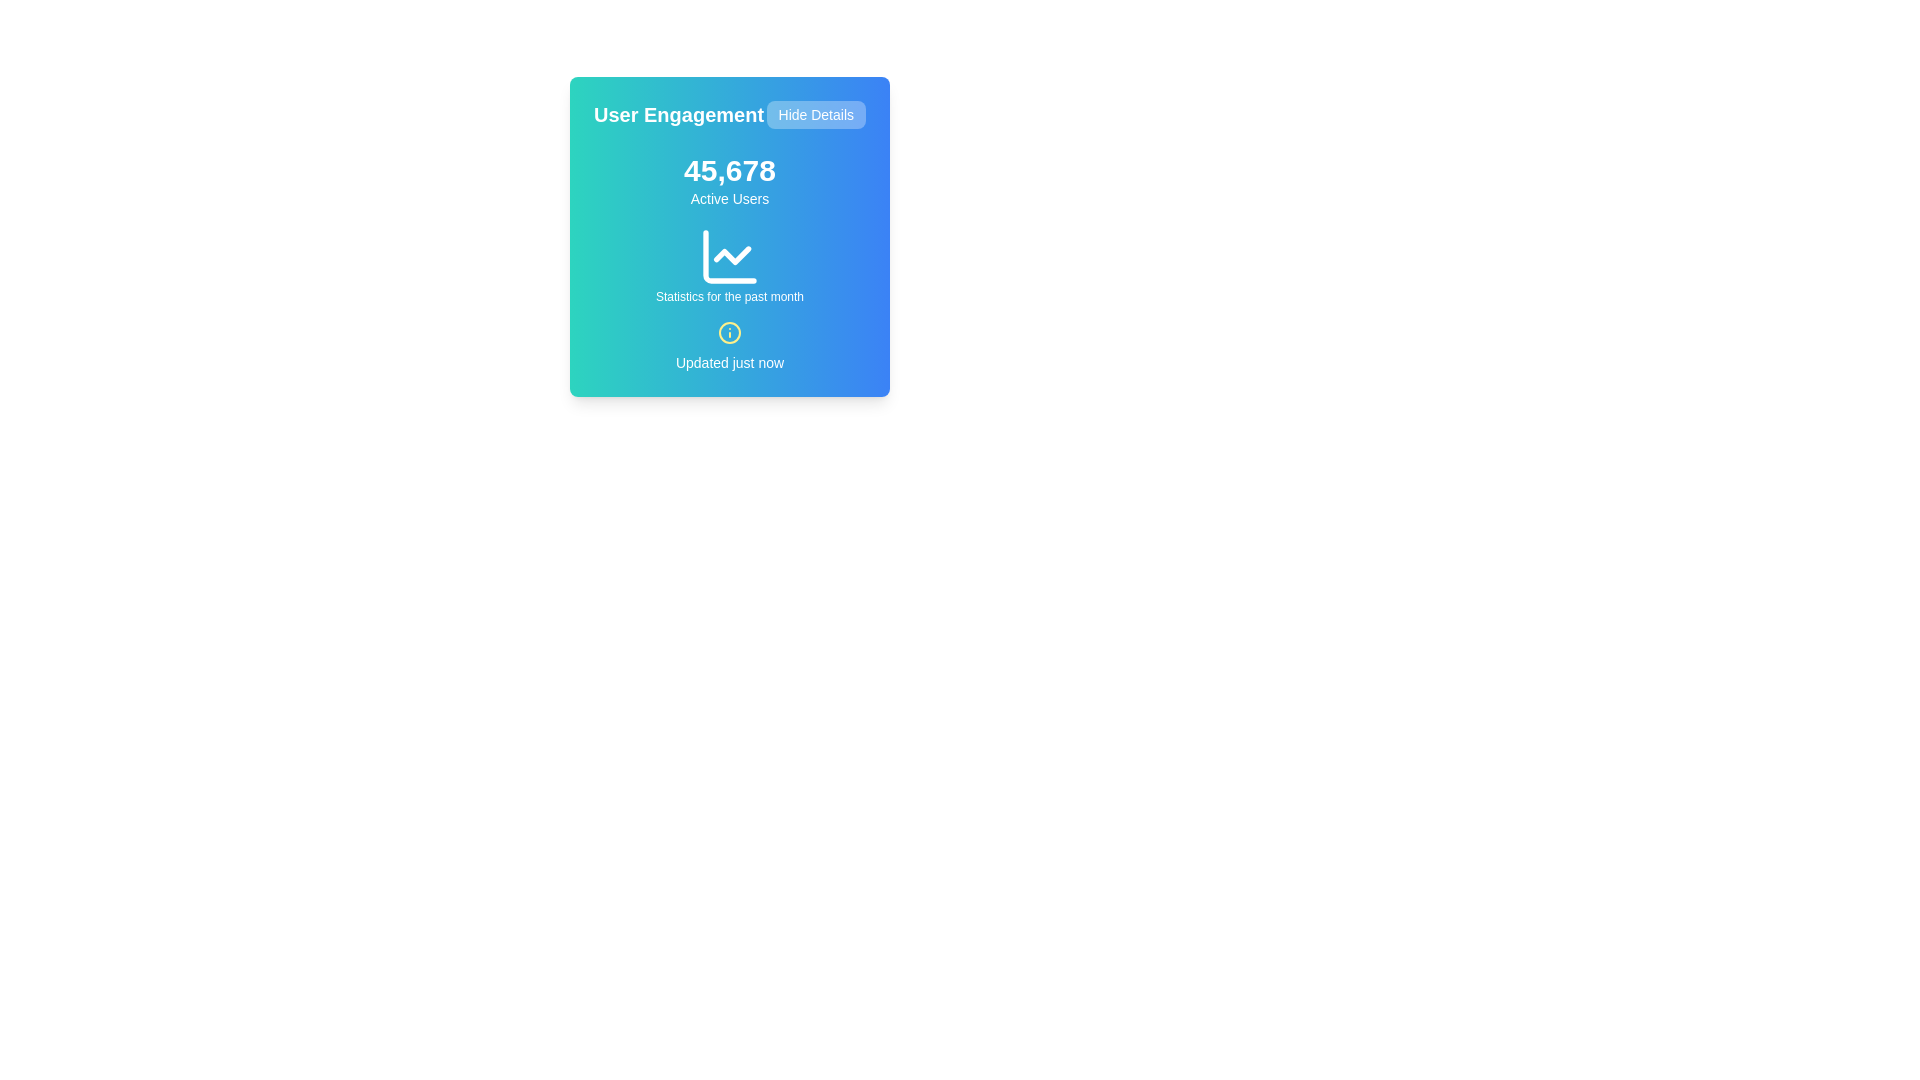 The width and height of the screenshot is (1920, 1080). I want to click on the informational graphic displaying user engagement statistics for the past month, so click(728, 264).